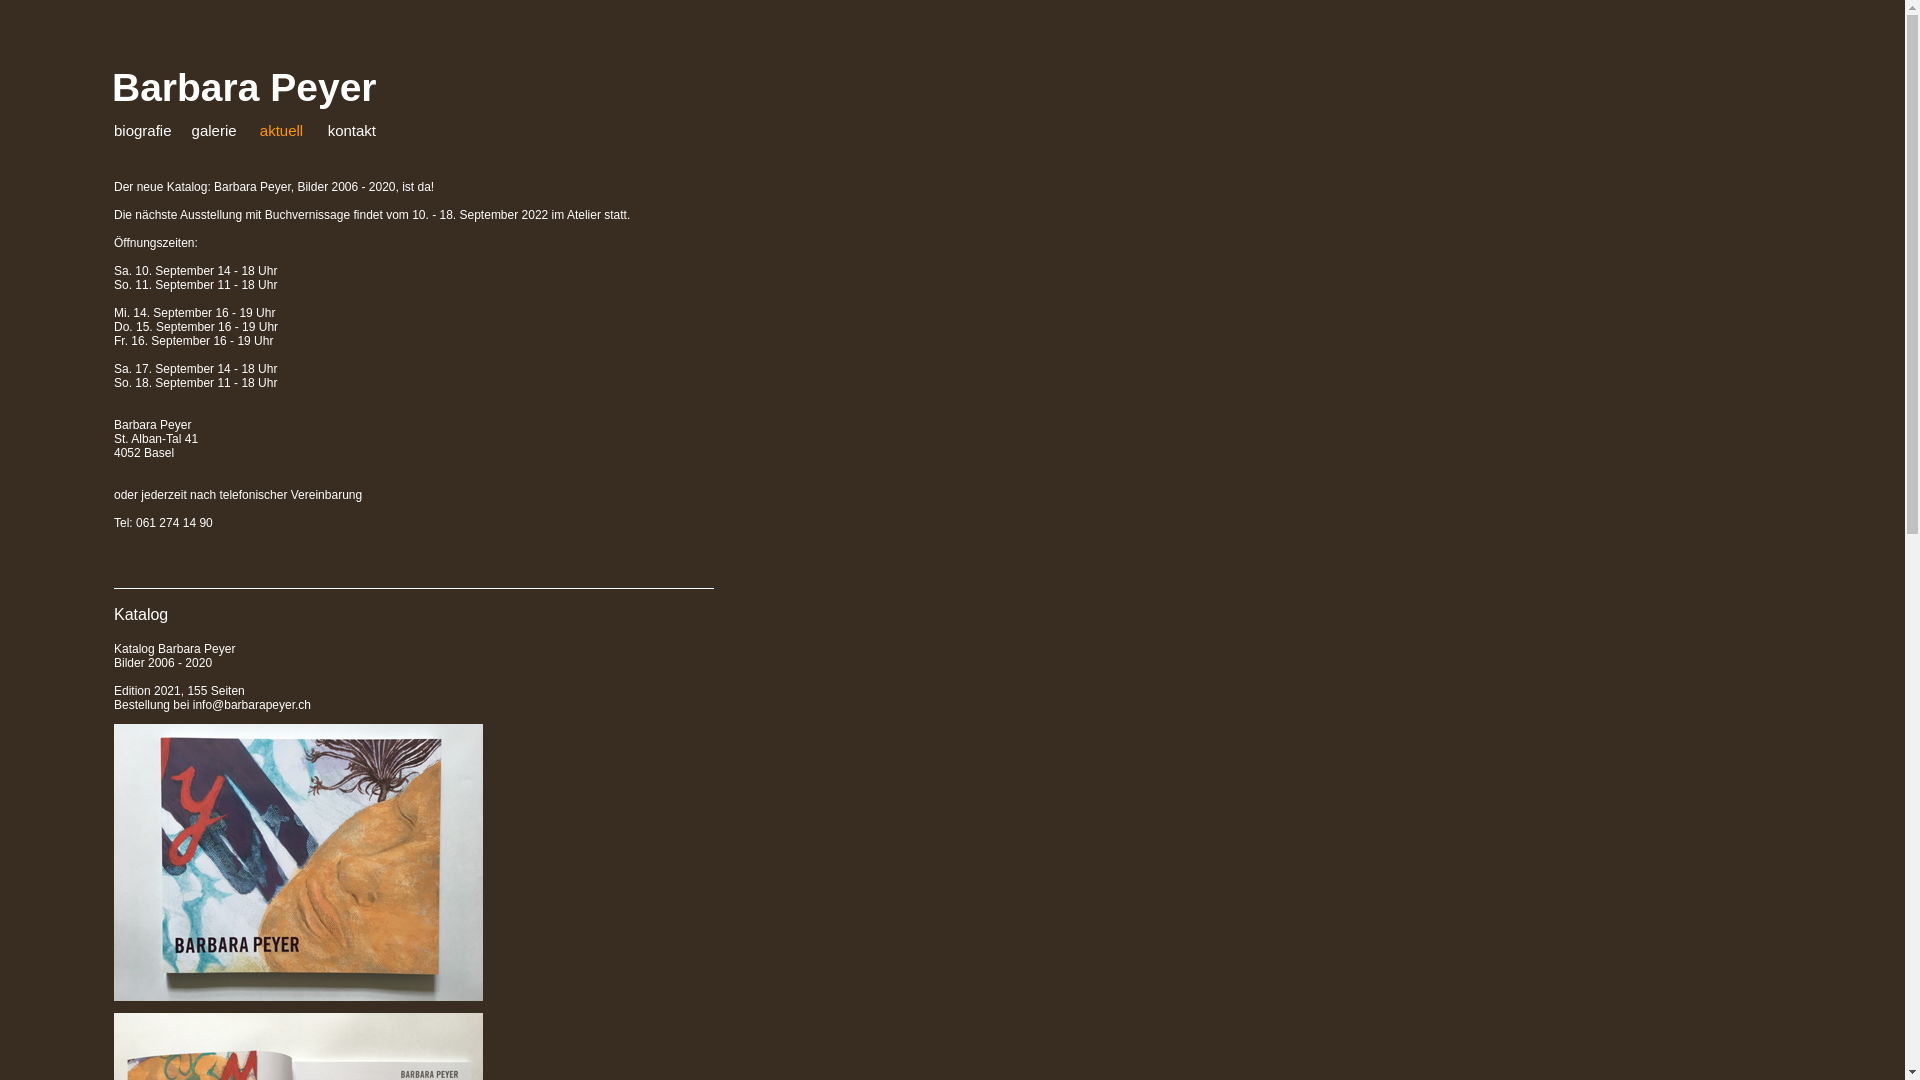 This screenshot has width=1920, height=1080. What do you see at coordinates (351, 130) in the screenshot?
I see `'kontakt'` at bounding box center [351, 130].